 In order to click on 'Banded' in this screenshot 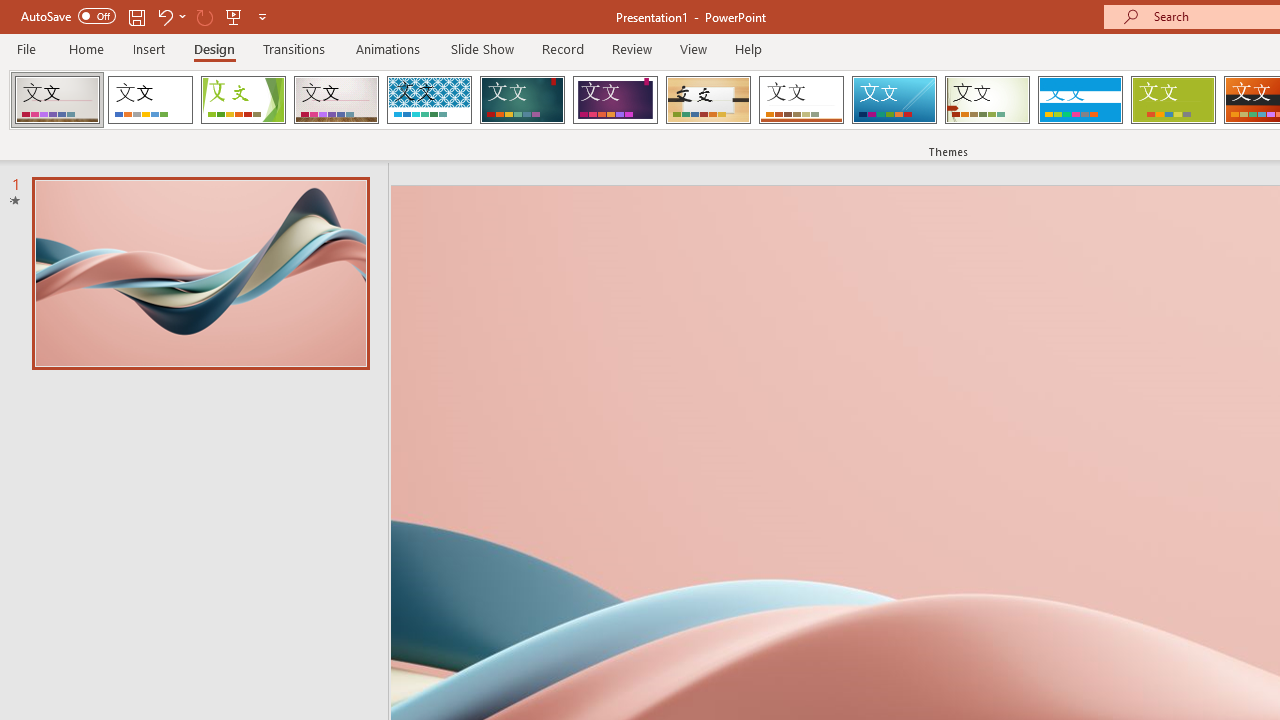, I will do `click(1079, 100)`.